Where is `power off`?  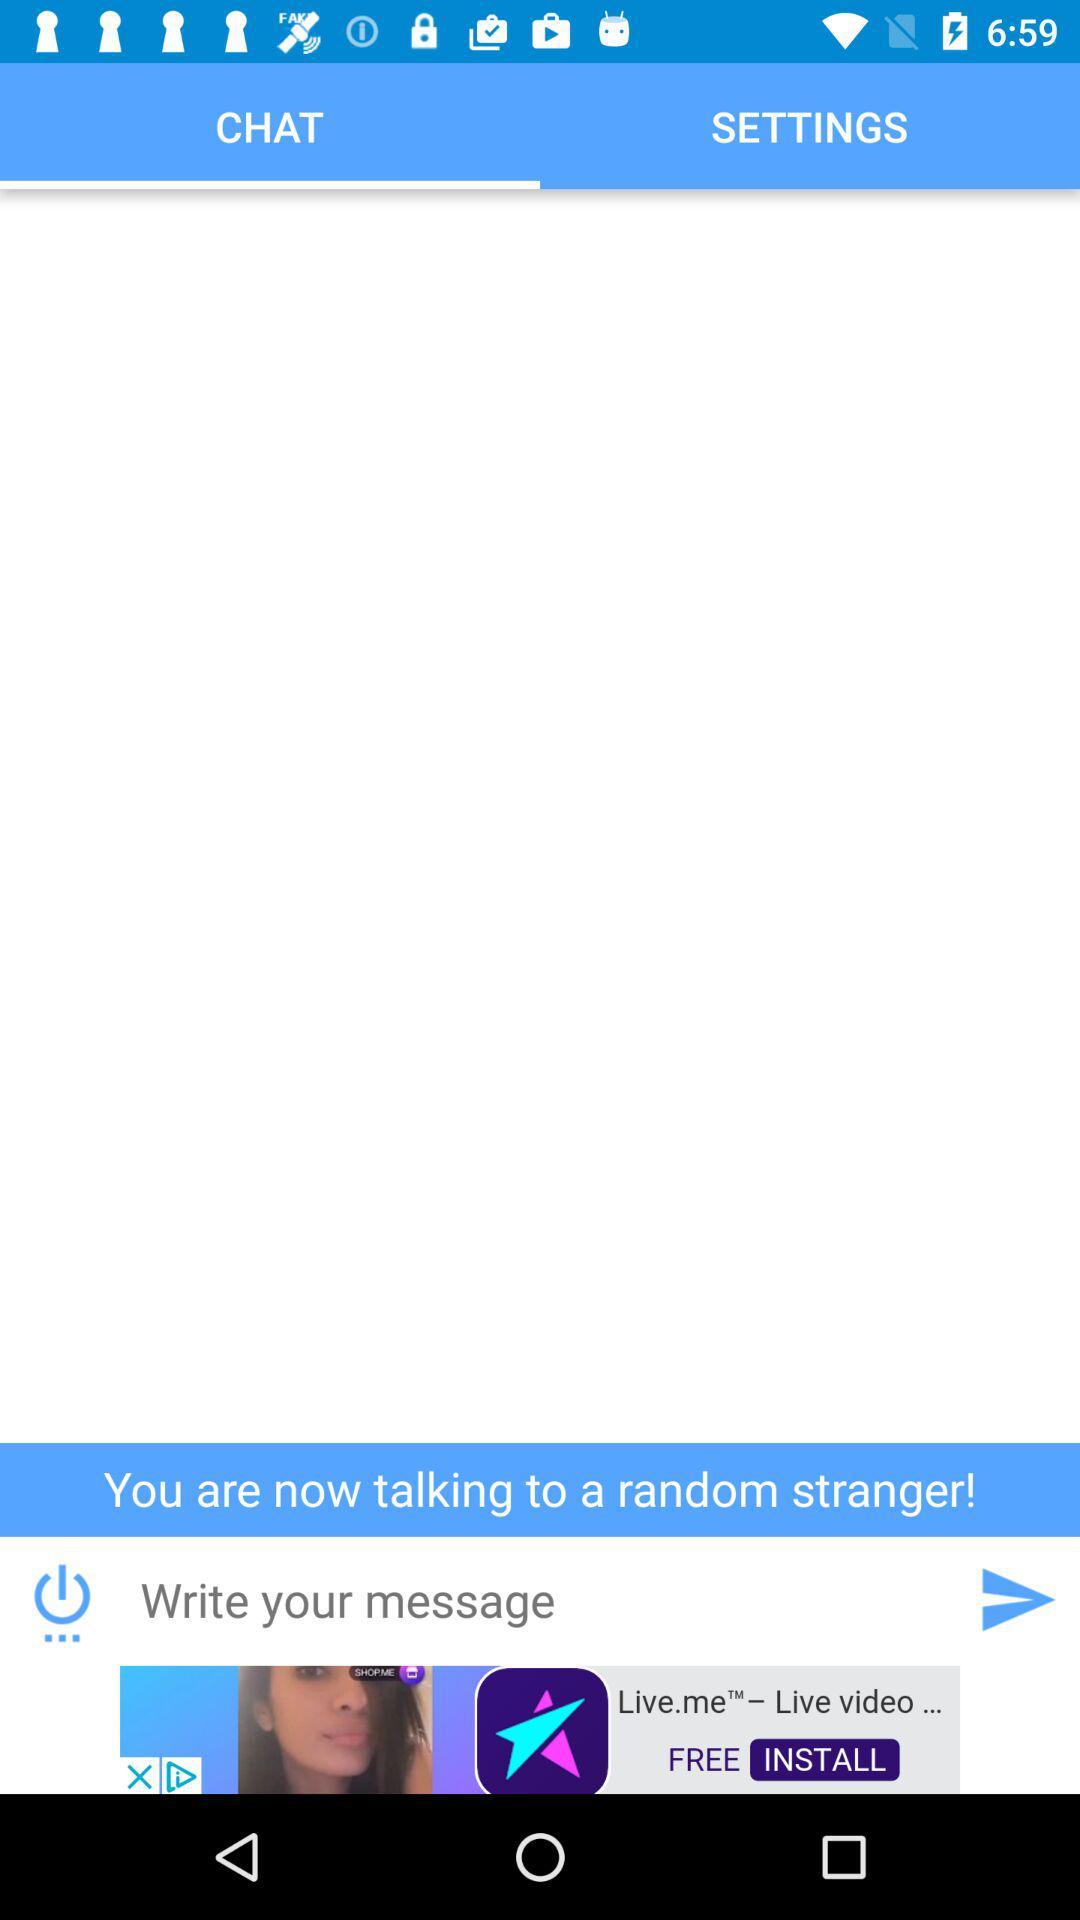
power off is located at coordinates (61, 1598).